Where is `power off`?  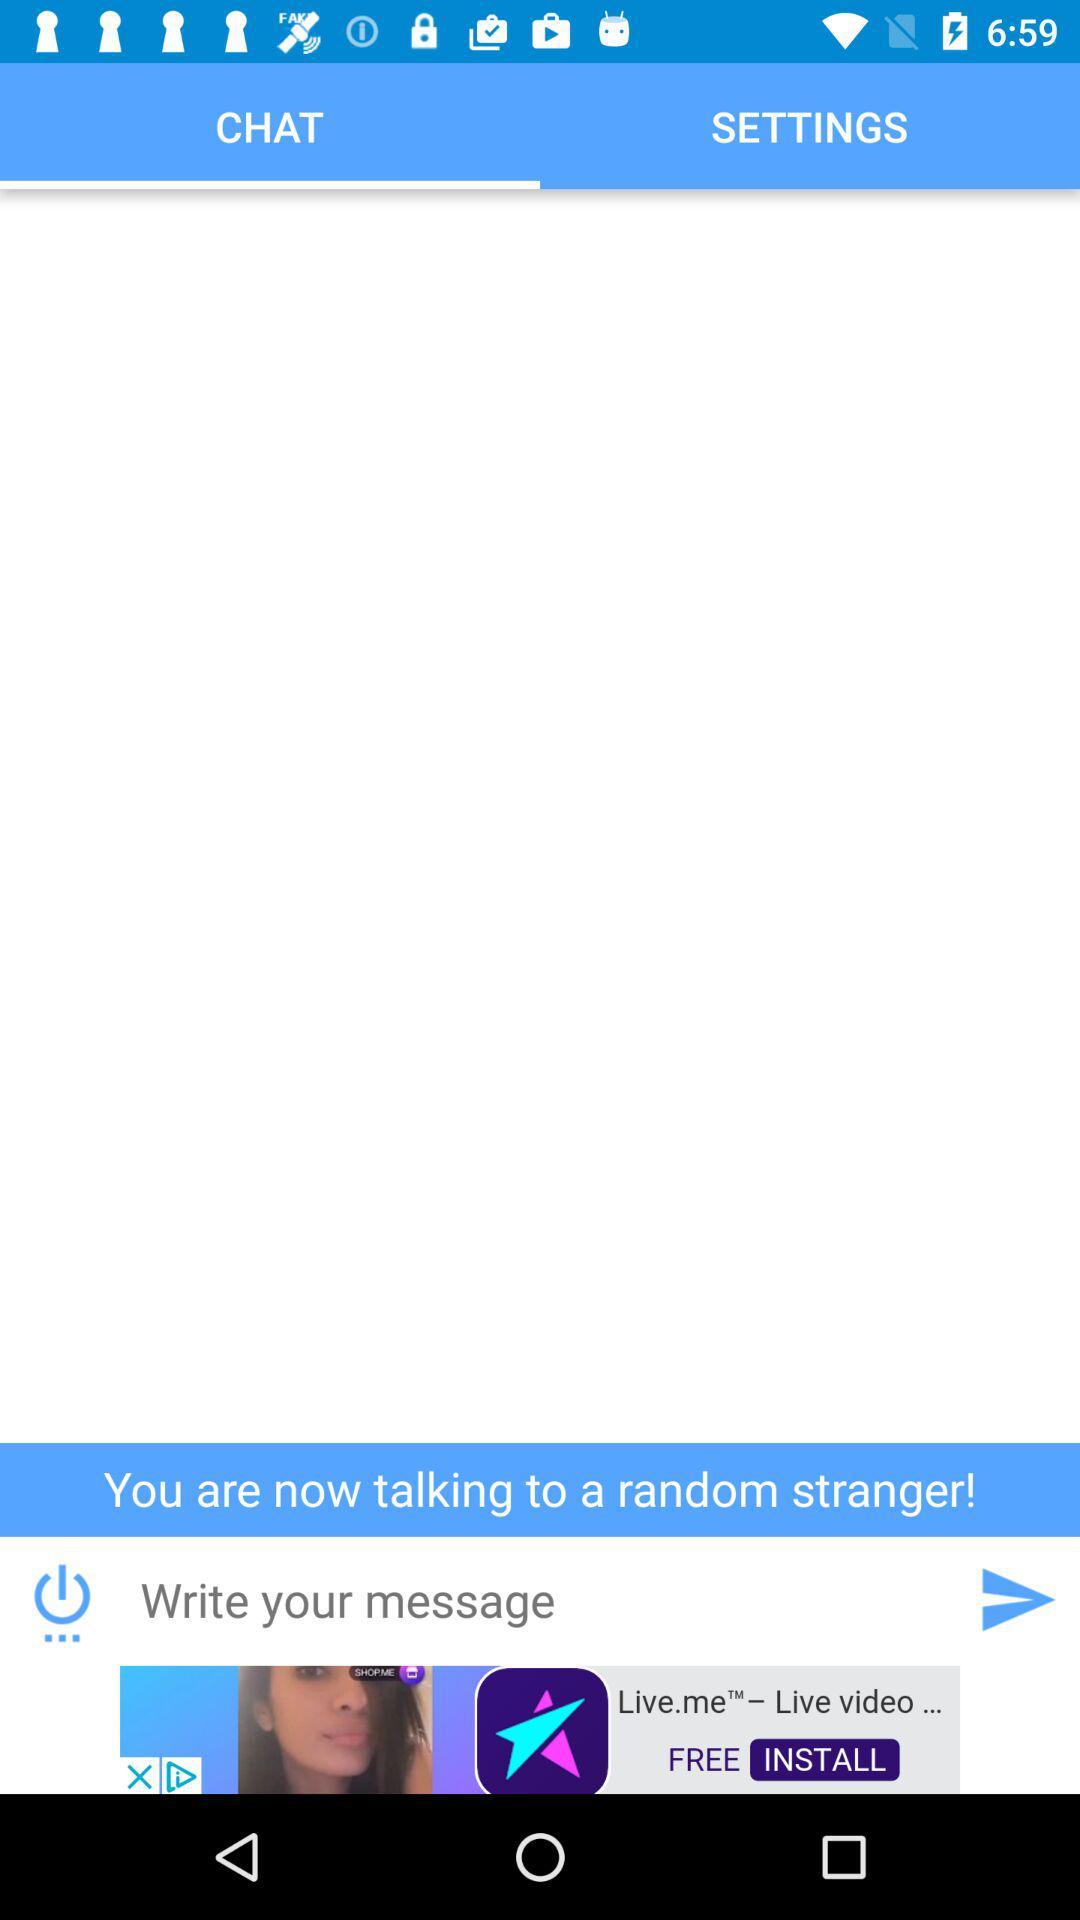
power off is located at coordinates (61, 1598).